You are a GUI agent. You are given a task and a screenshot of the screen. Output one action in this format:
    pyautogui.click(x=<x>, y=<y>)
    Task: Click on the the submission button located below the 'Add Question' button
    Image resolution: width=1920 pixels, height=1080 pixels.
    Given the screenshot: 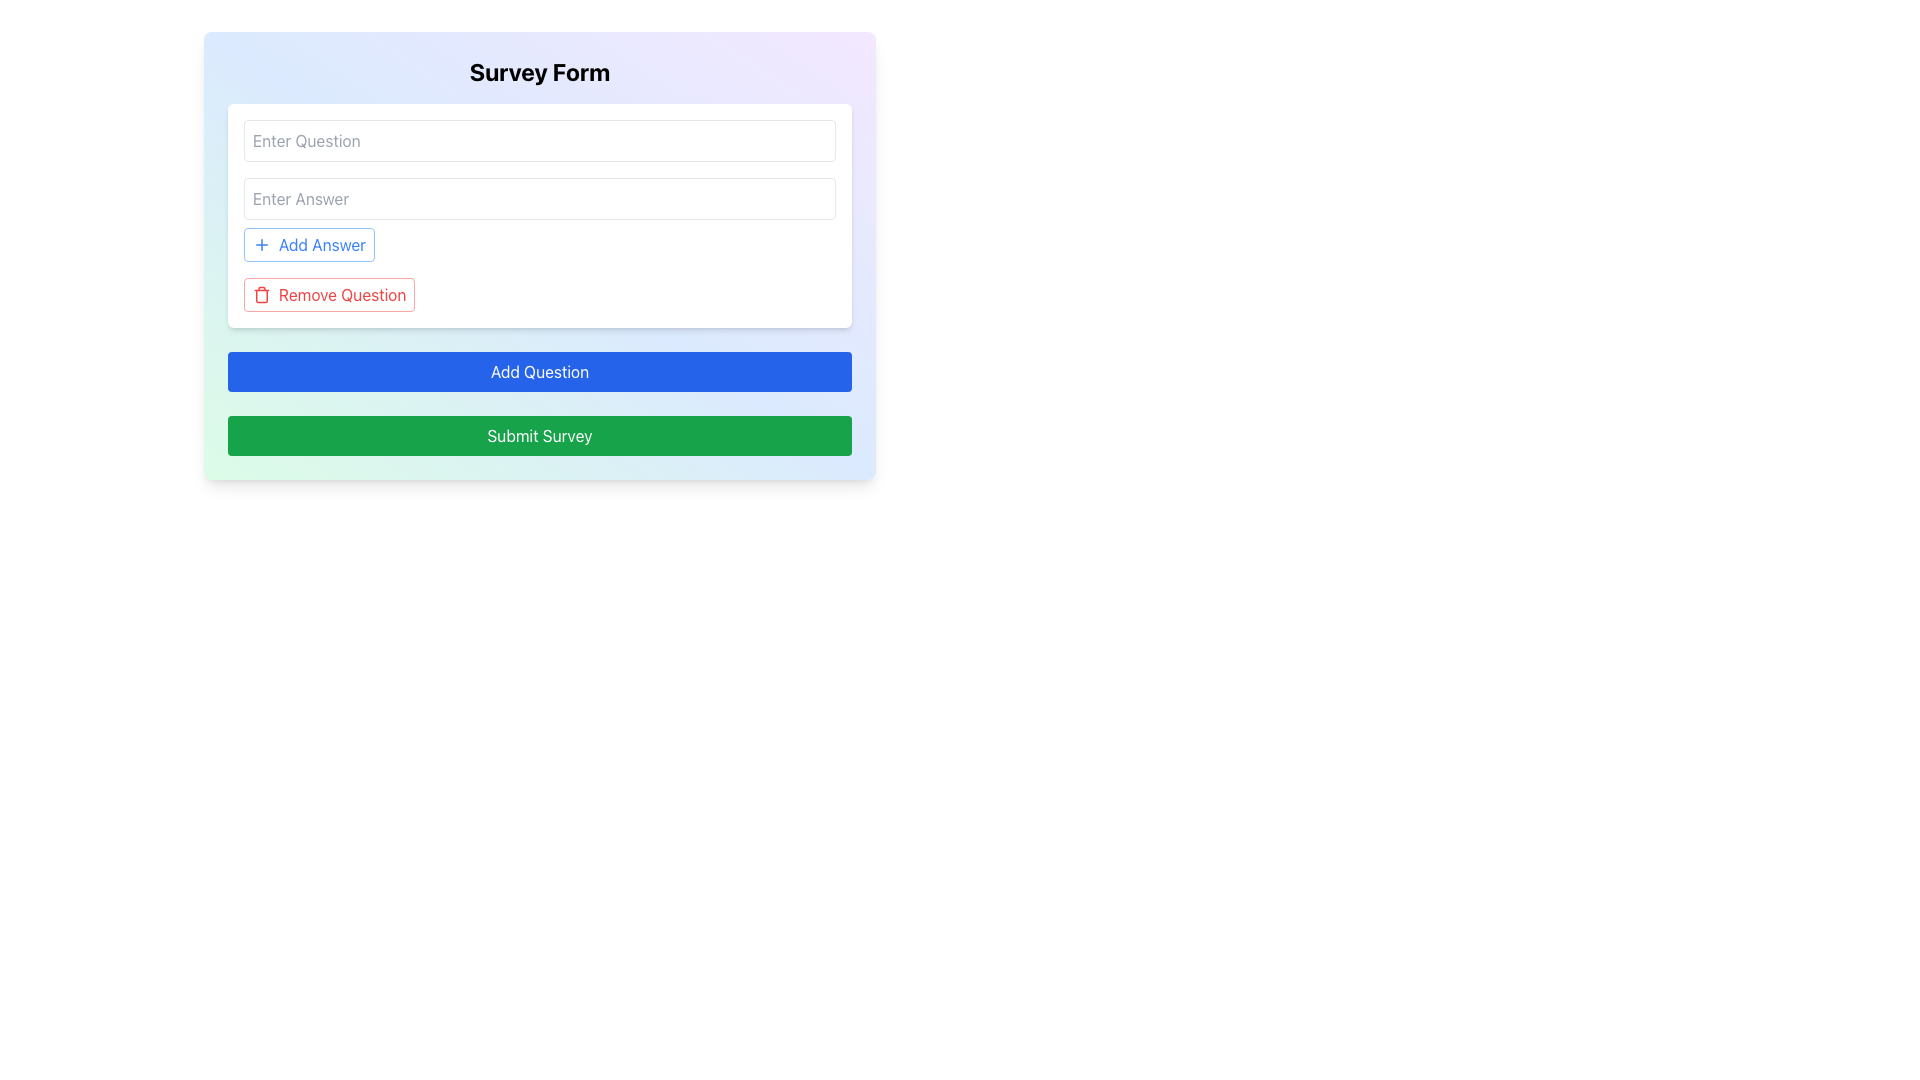 What is the action you would take?
    pyautogui.click(x=539, y=434)
    